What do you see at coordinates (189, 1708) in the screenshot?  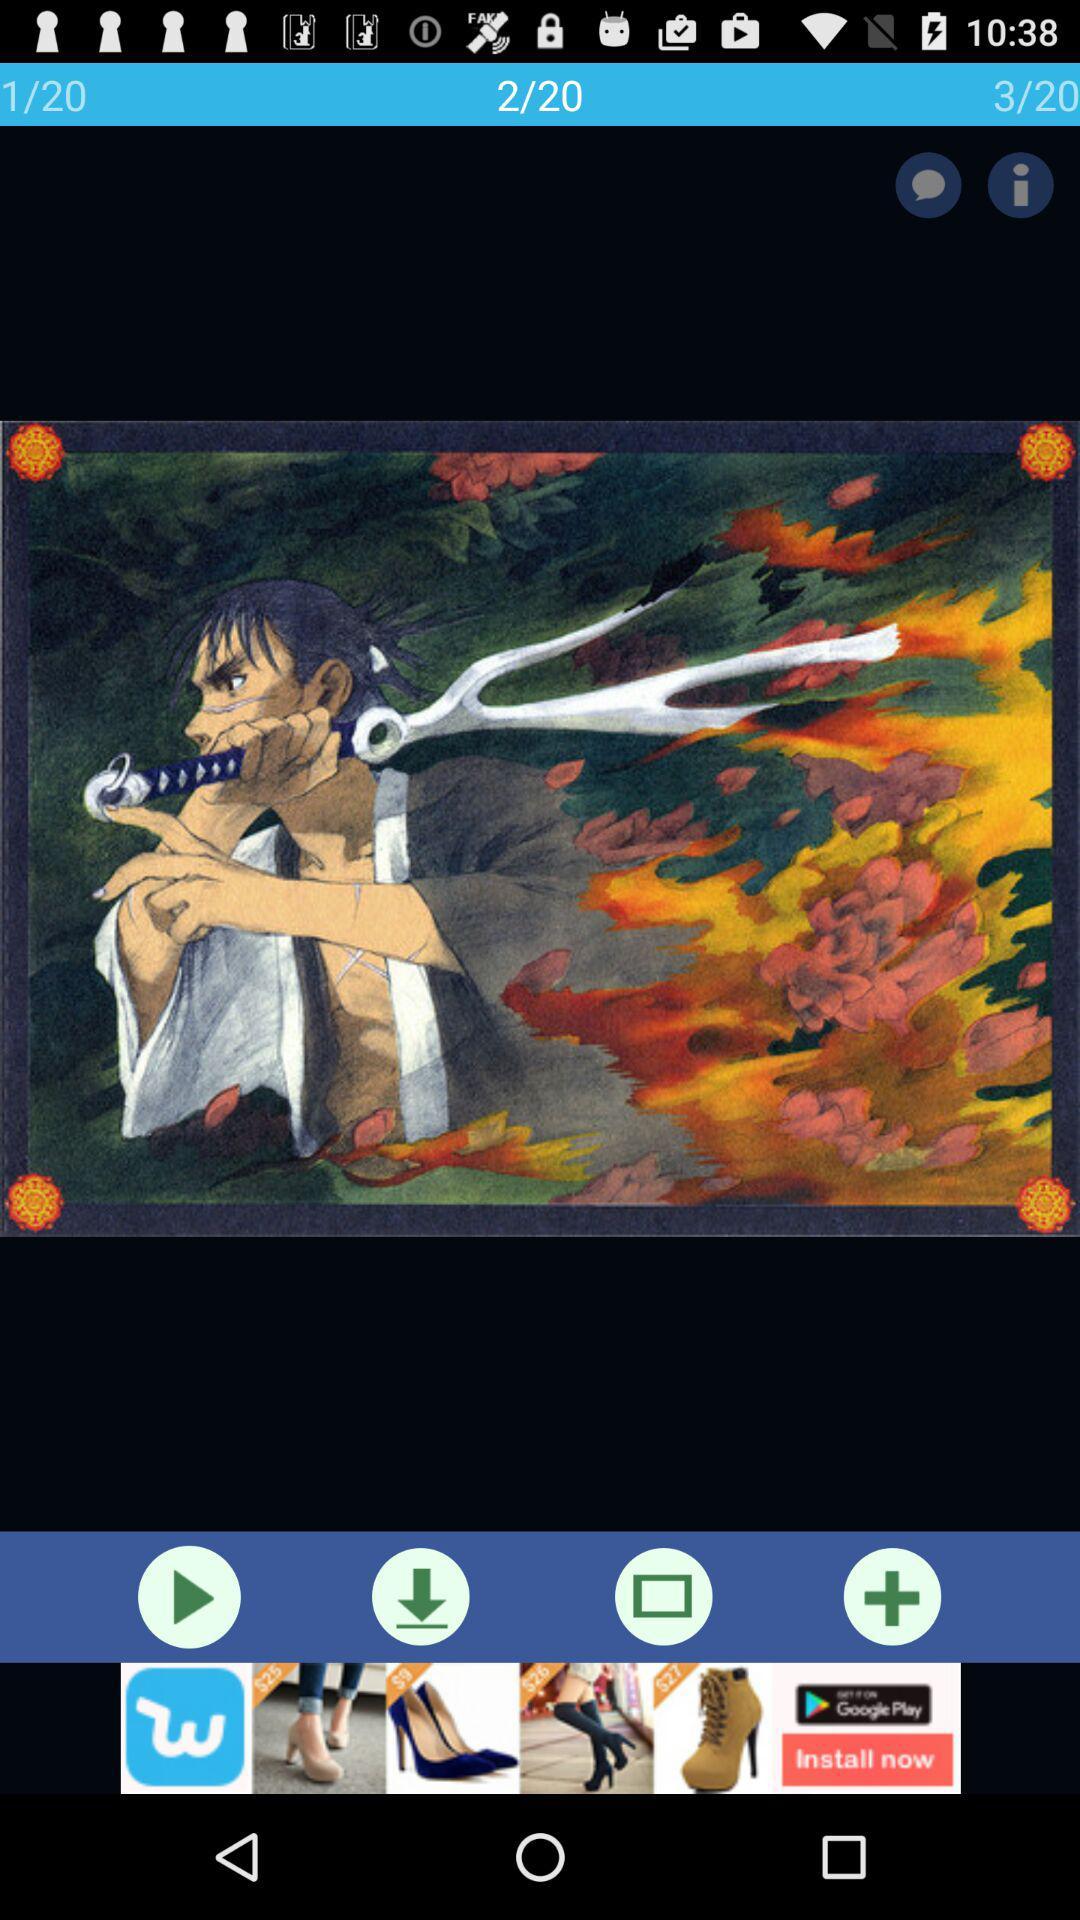 I see `the play icon` at bounding box center [189, 1708].